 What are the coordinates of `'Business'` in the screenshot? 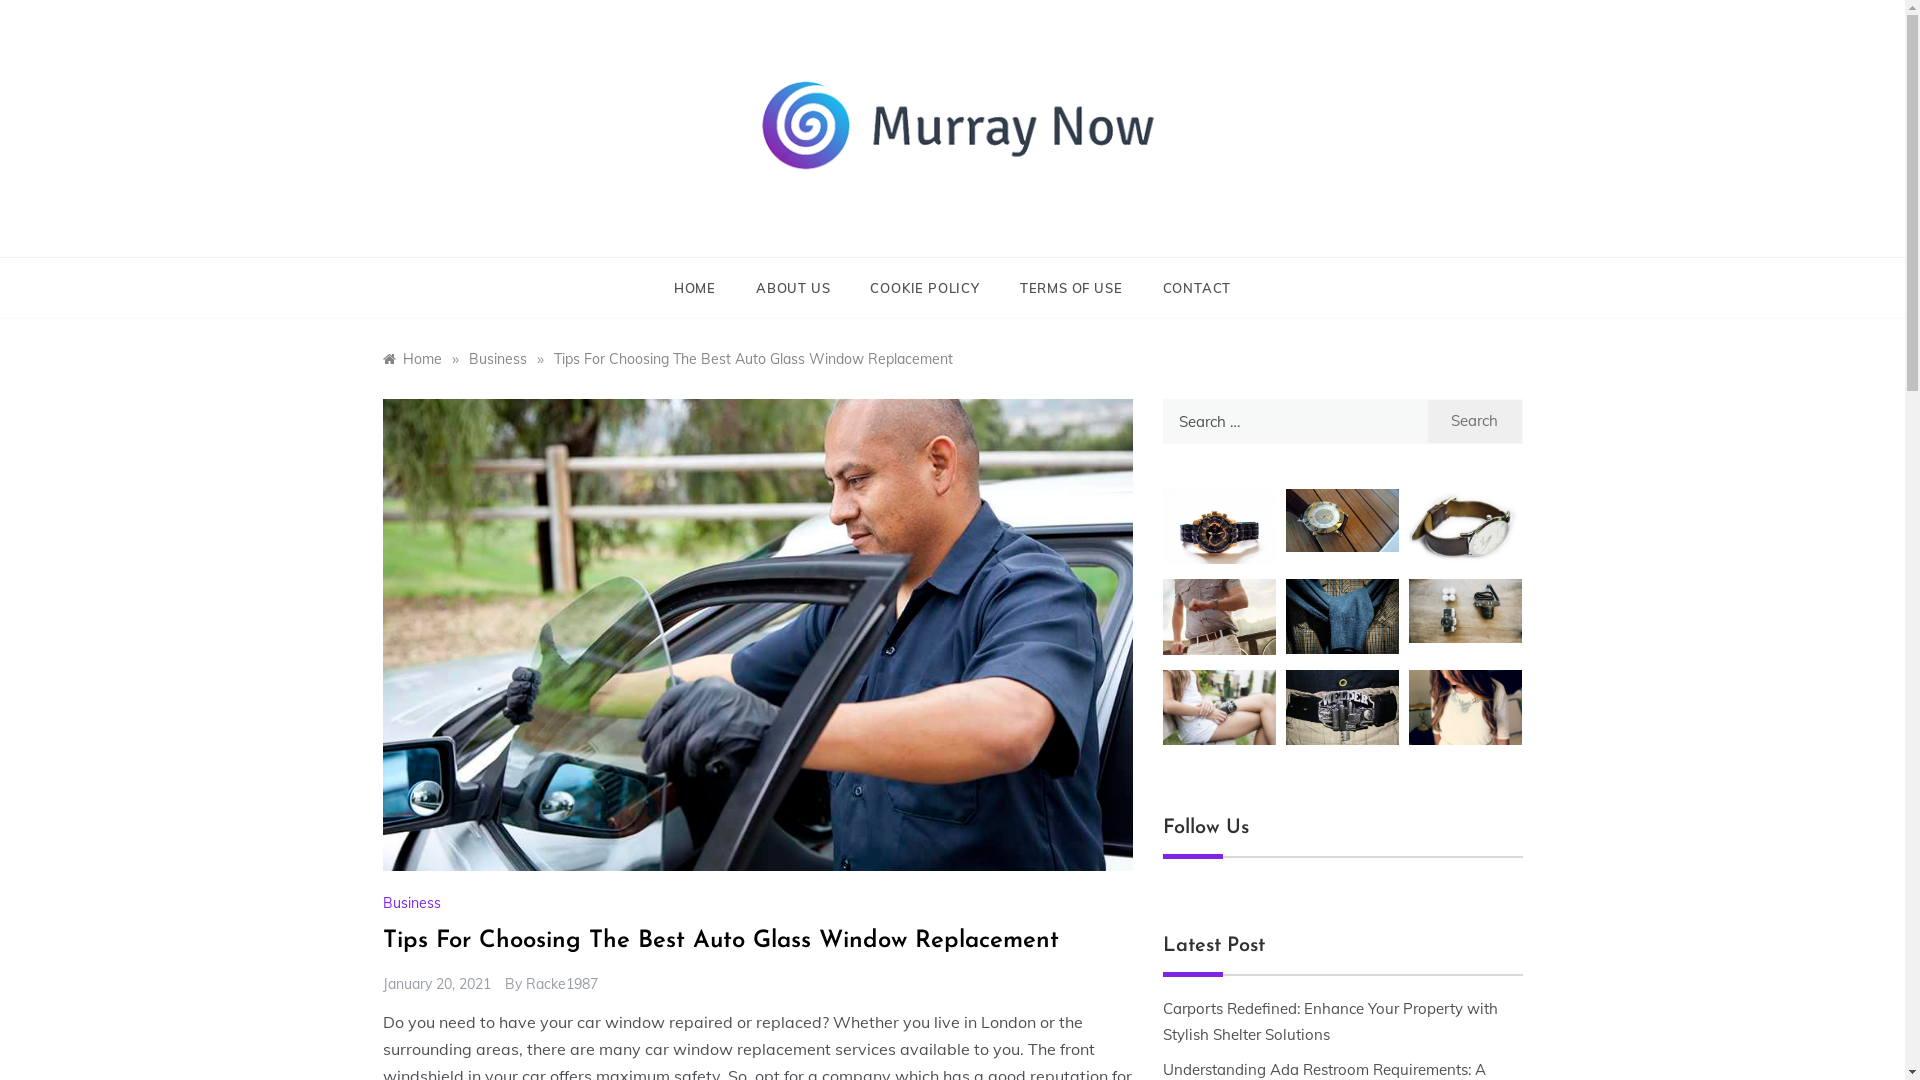 It's located at (497, 357).